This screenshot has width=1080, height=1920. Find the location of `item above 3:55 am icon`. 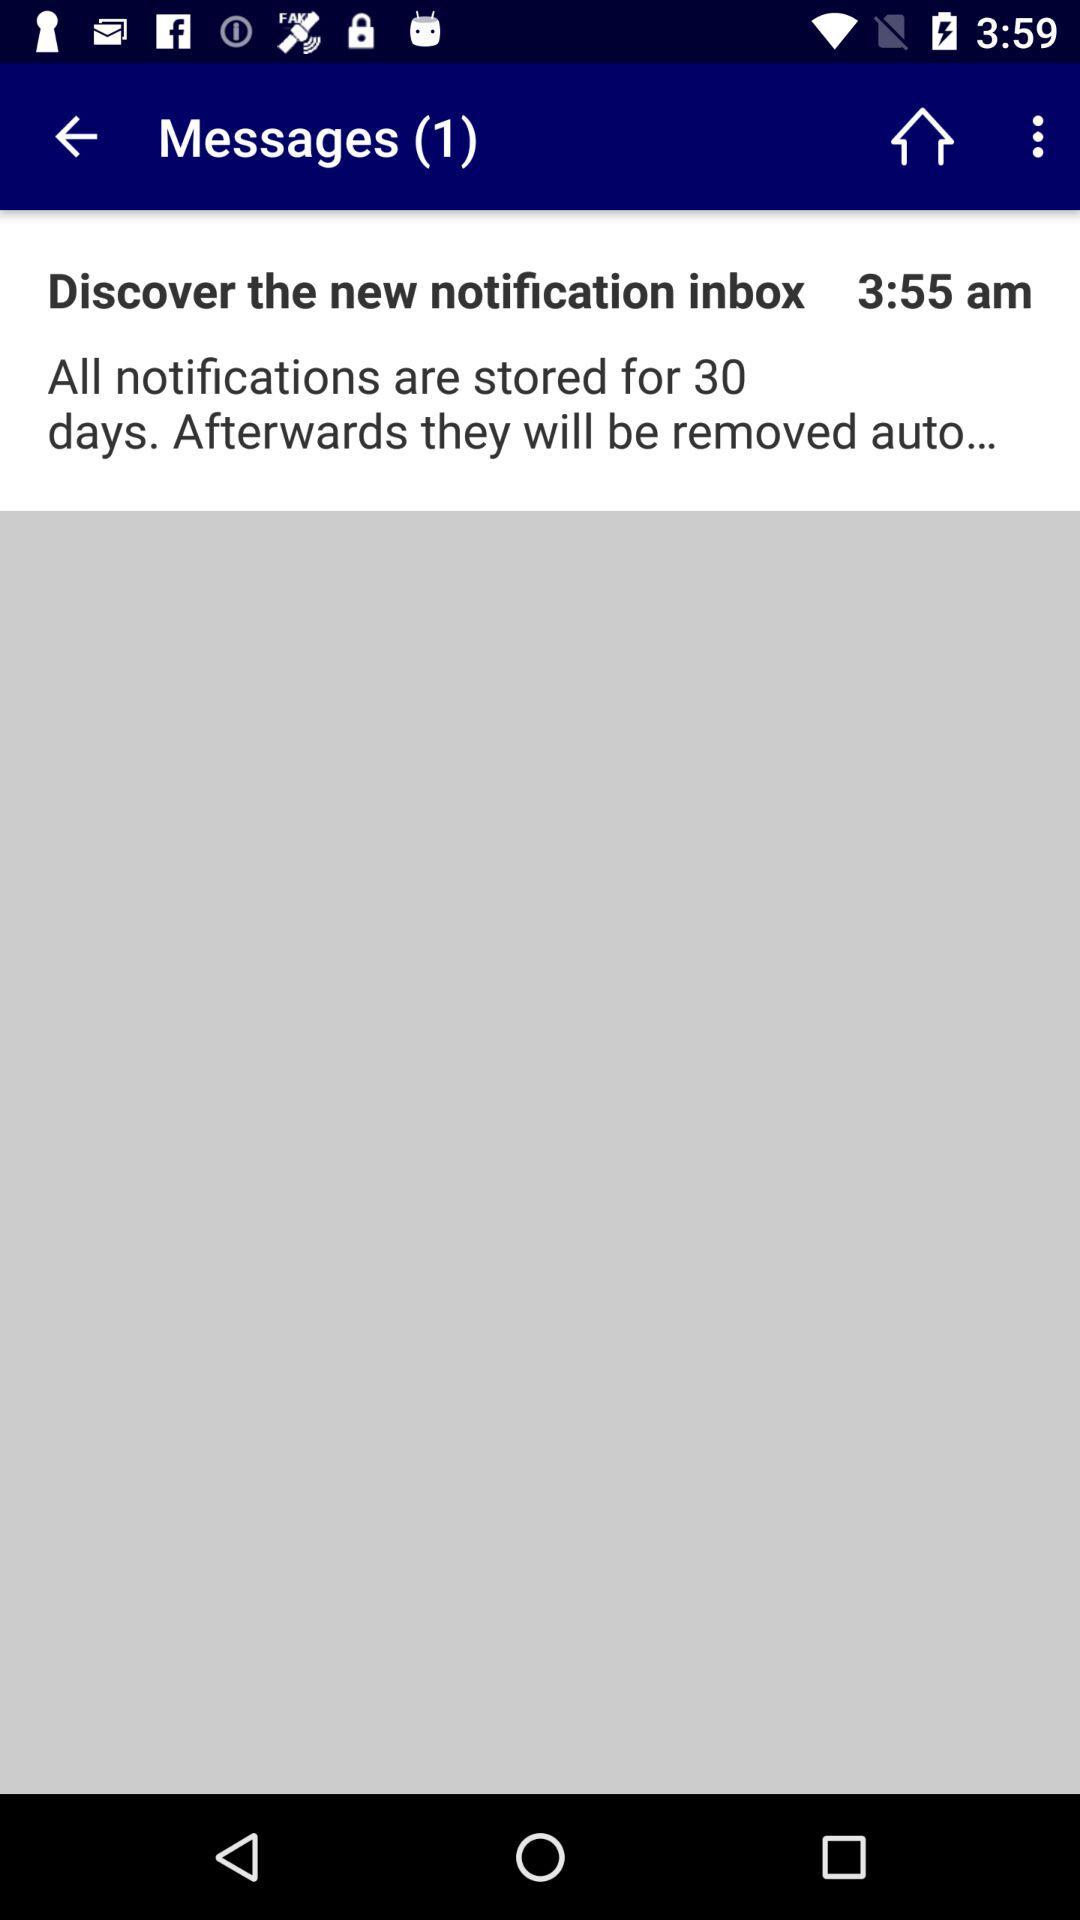

item above 3:55 am icon is located at coordinates (922, 135).